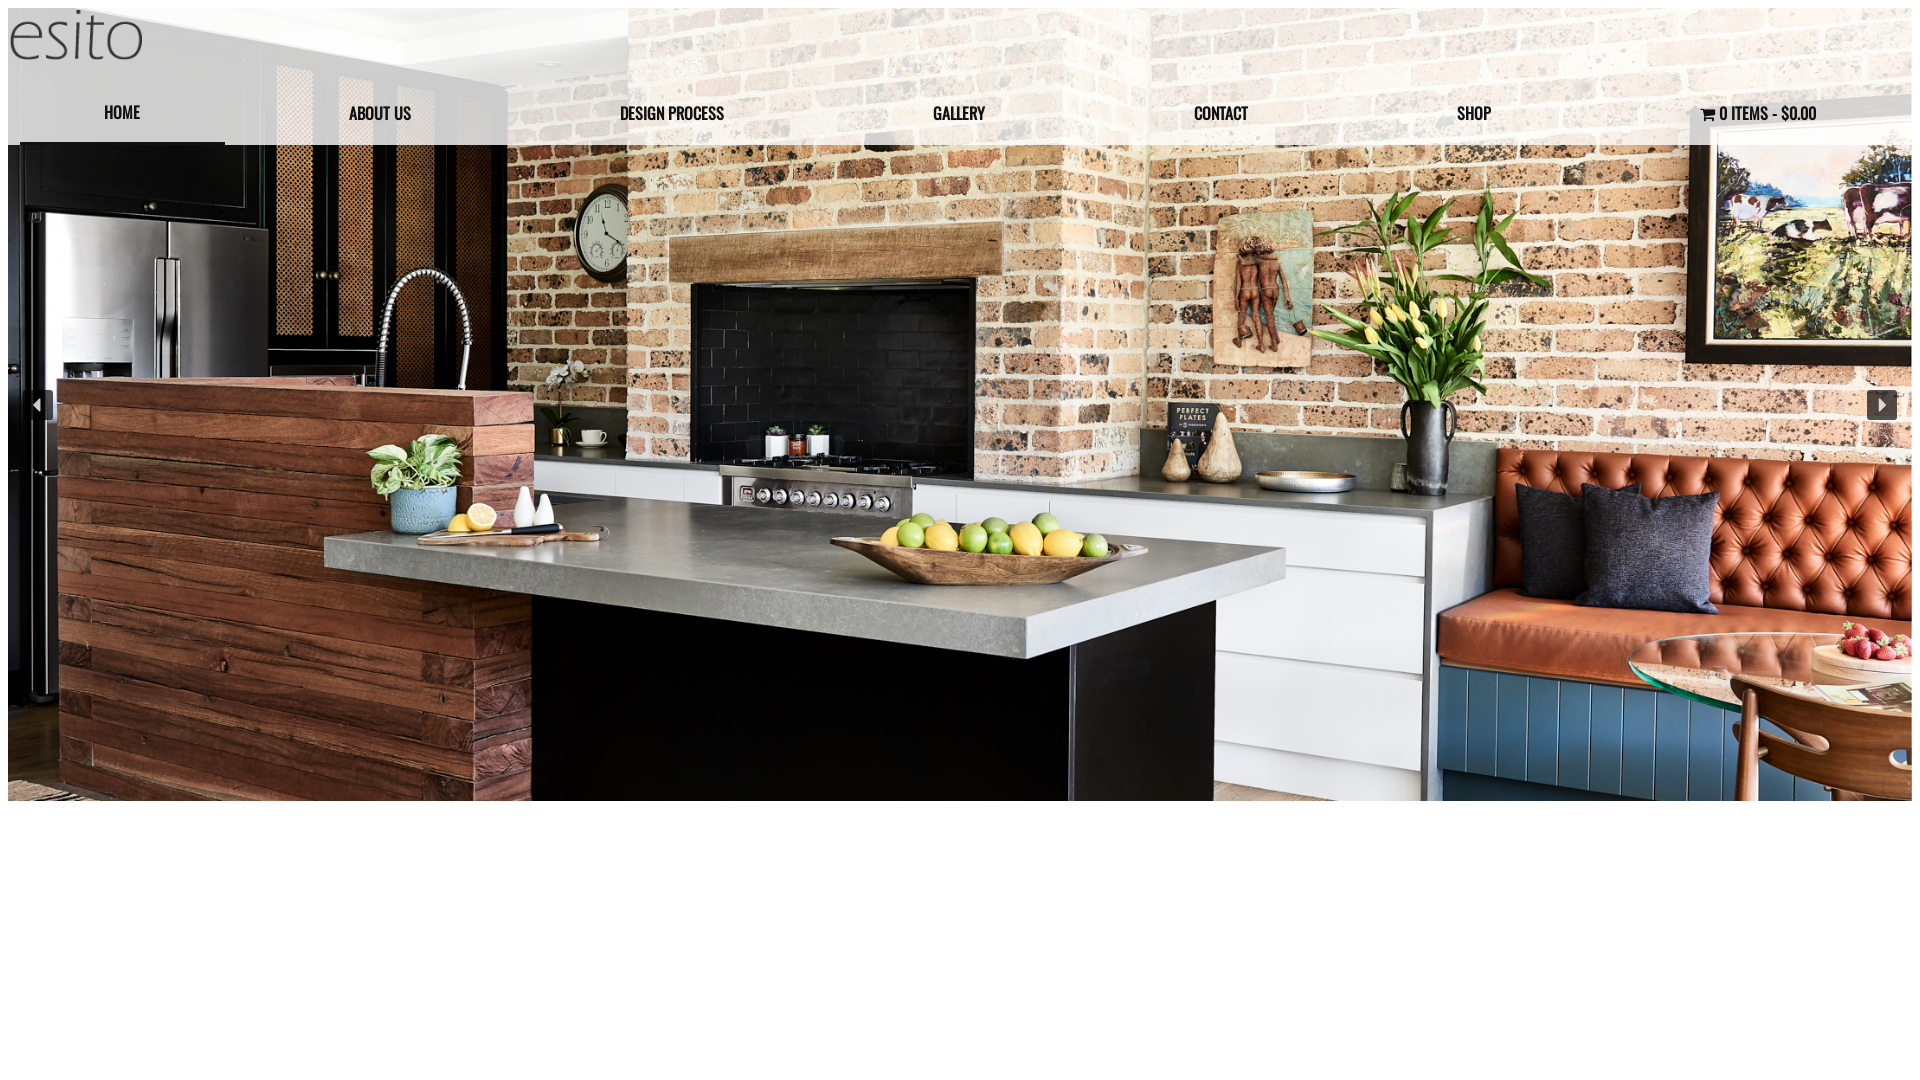  Describe the element at coordinates (121, 113) in the screenshot. I see `'HOME'` at that location.